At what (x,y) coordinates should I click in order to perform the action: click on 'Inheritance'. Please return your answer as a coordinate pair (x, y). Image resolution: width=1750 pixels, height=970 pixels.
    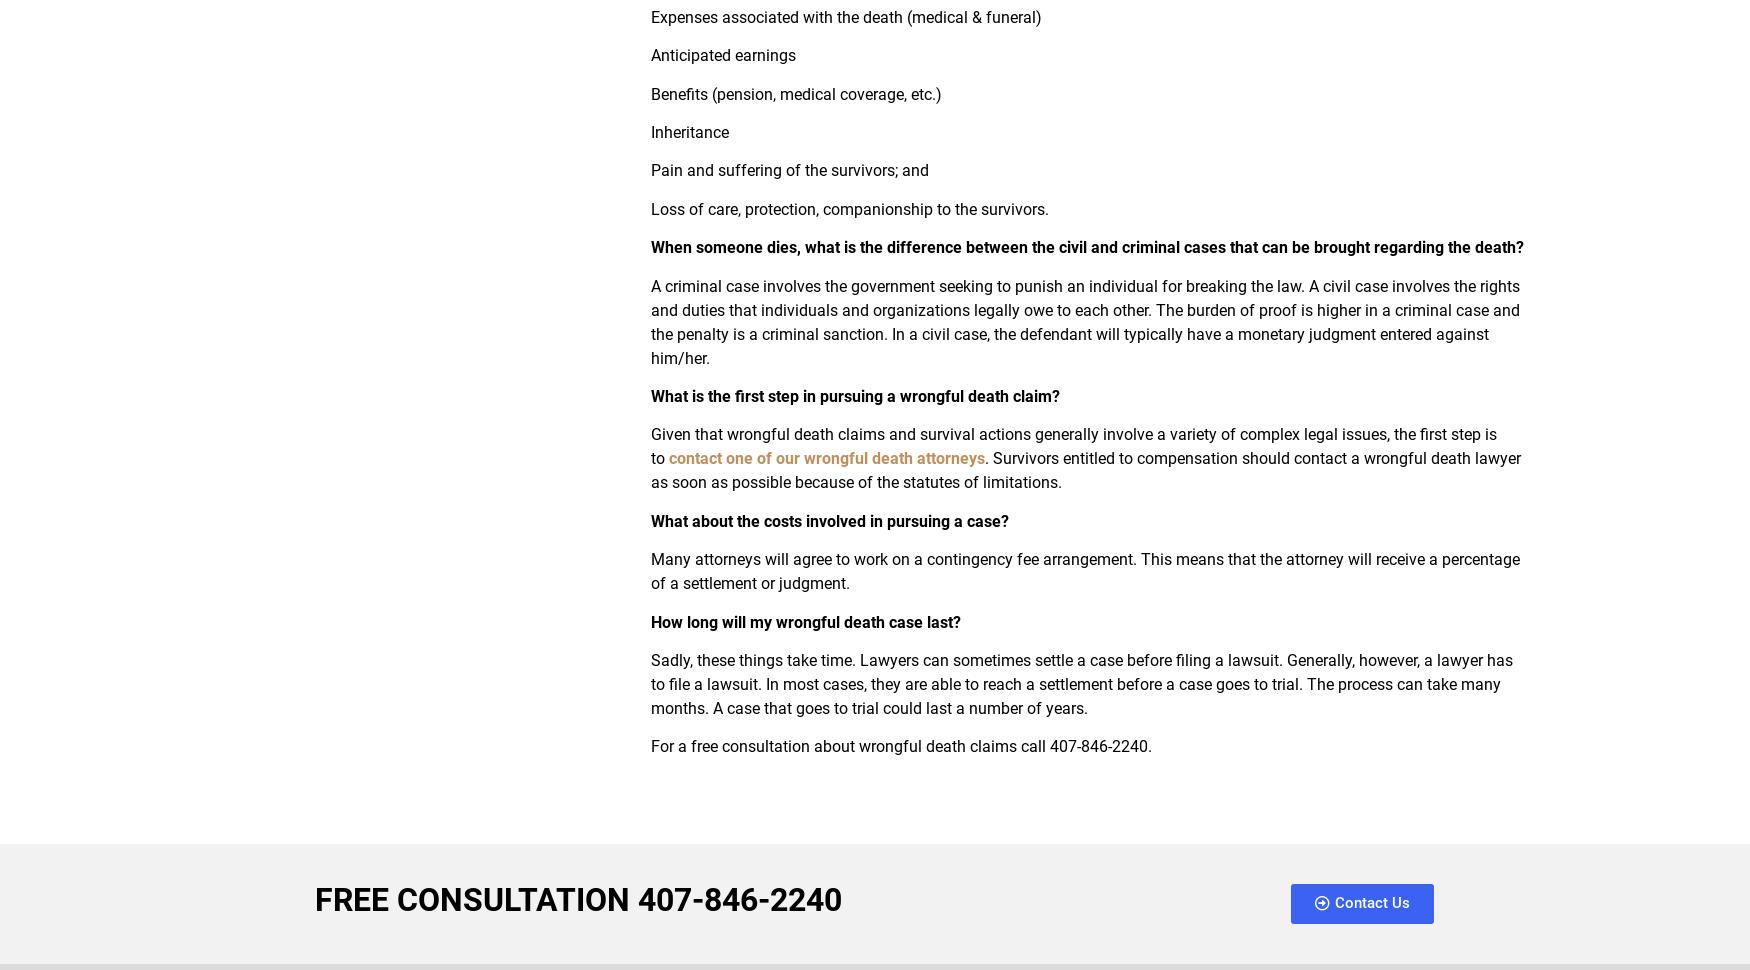
    Looking at the image, I should click on (648, 132).